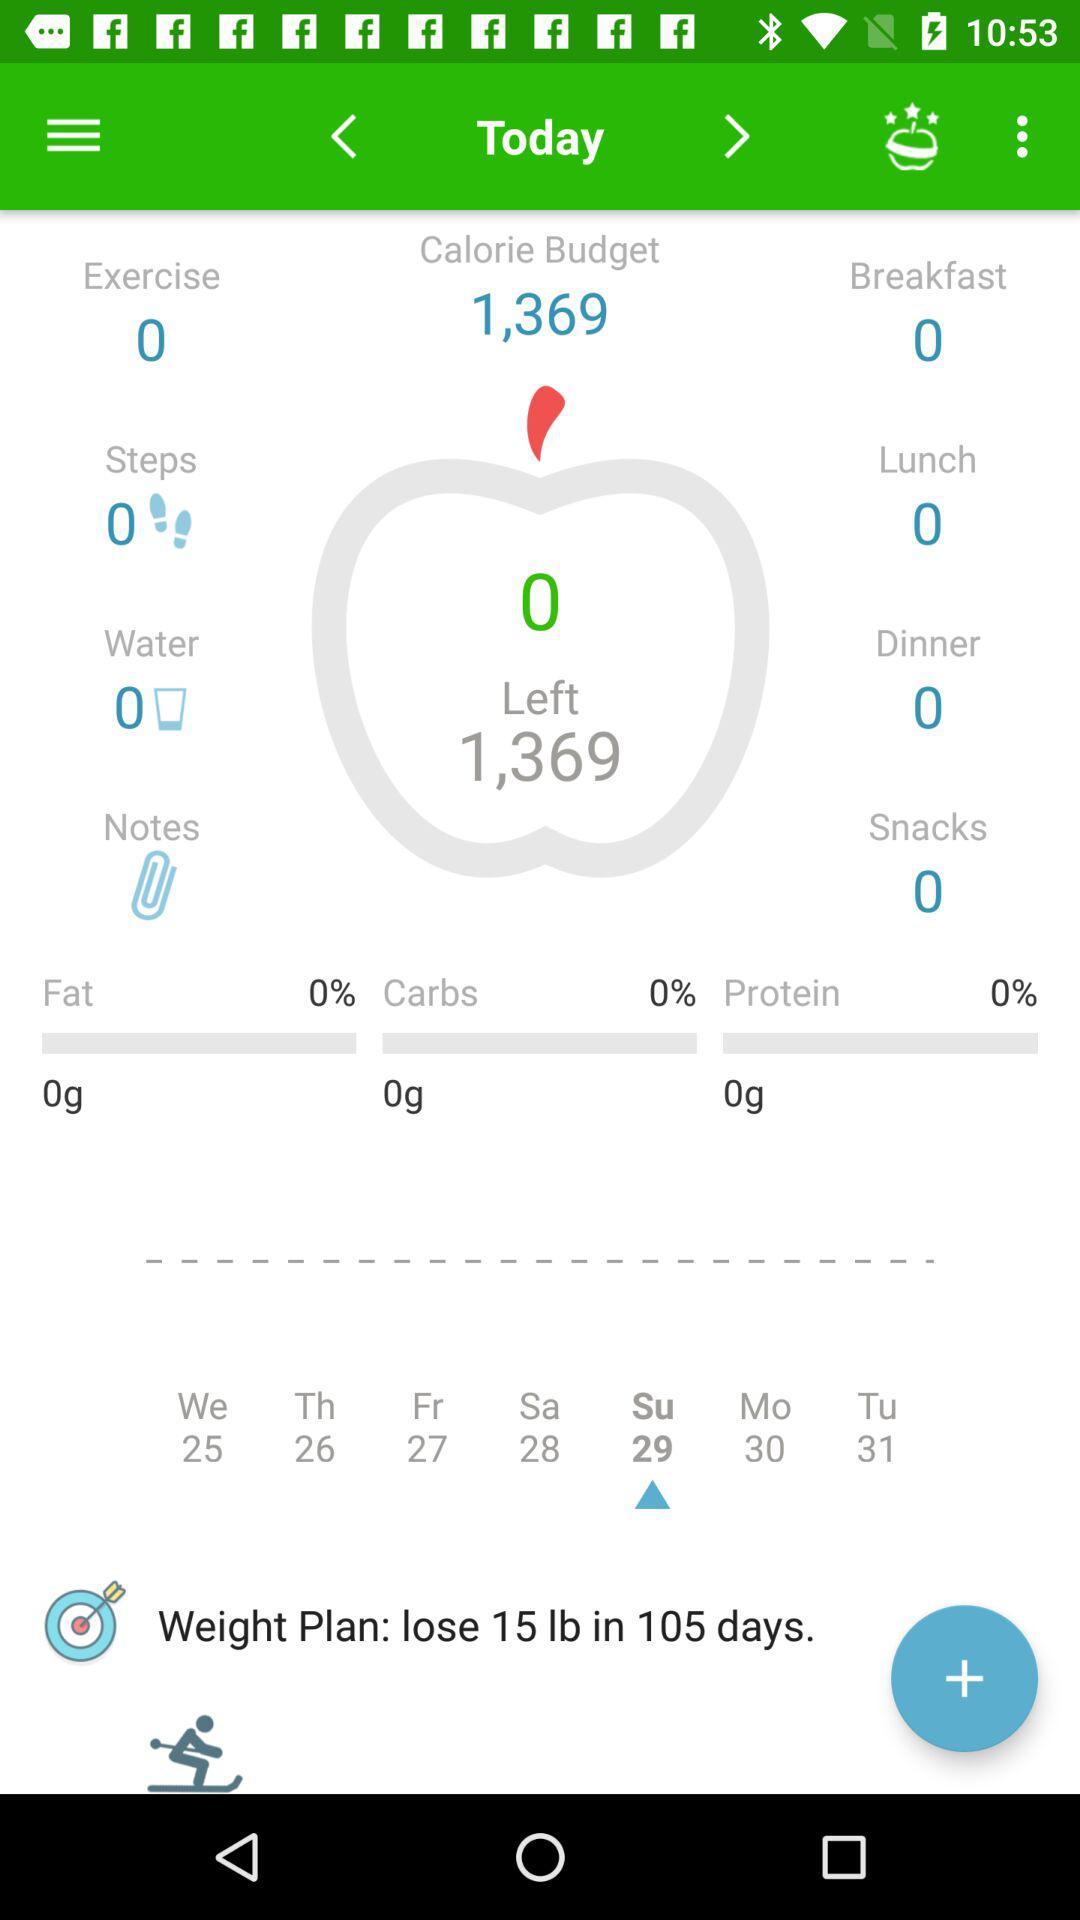  What do you see at coordinates (963, 1678) in the screenshot?
I see `the add icon` at bounding box center [963, 1678].